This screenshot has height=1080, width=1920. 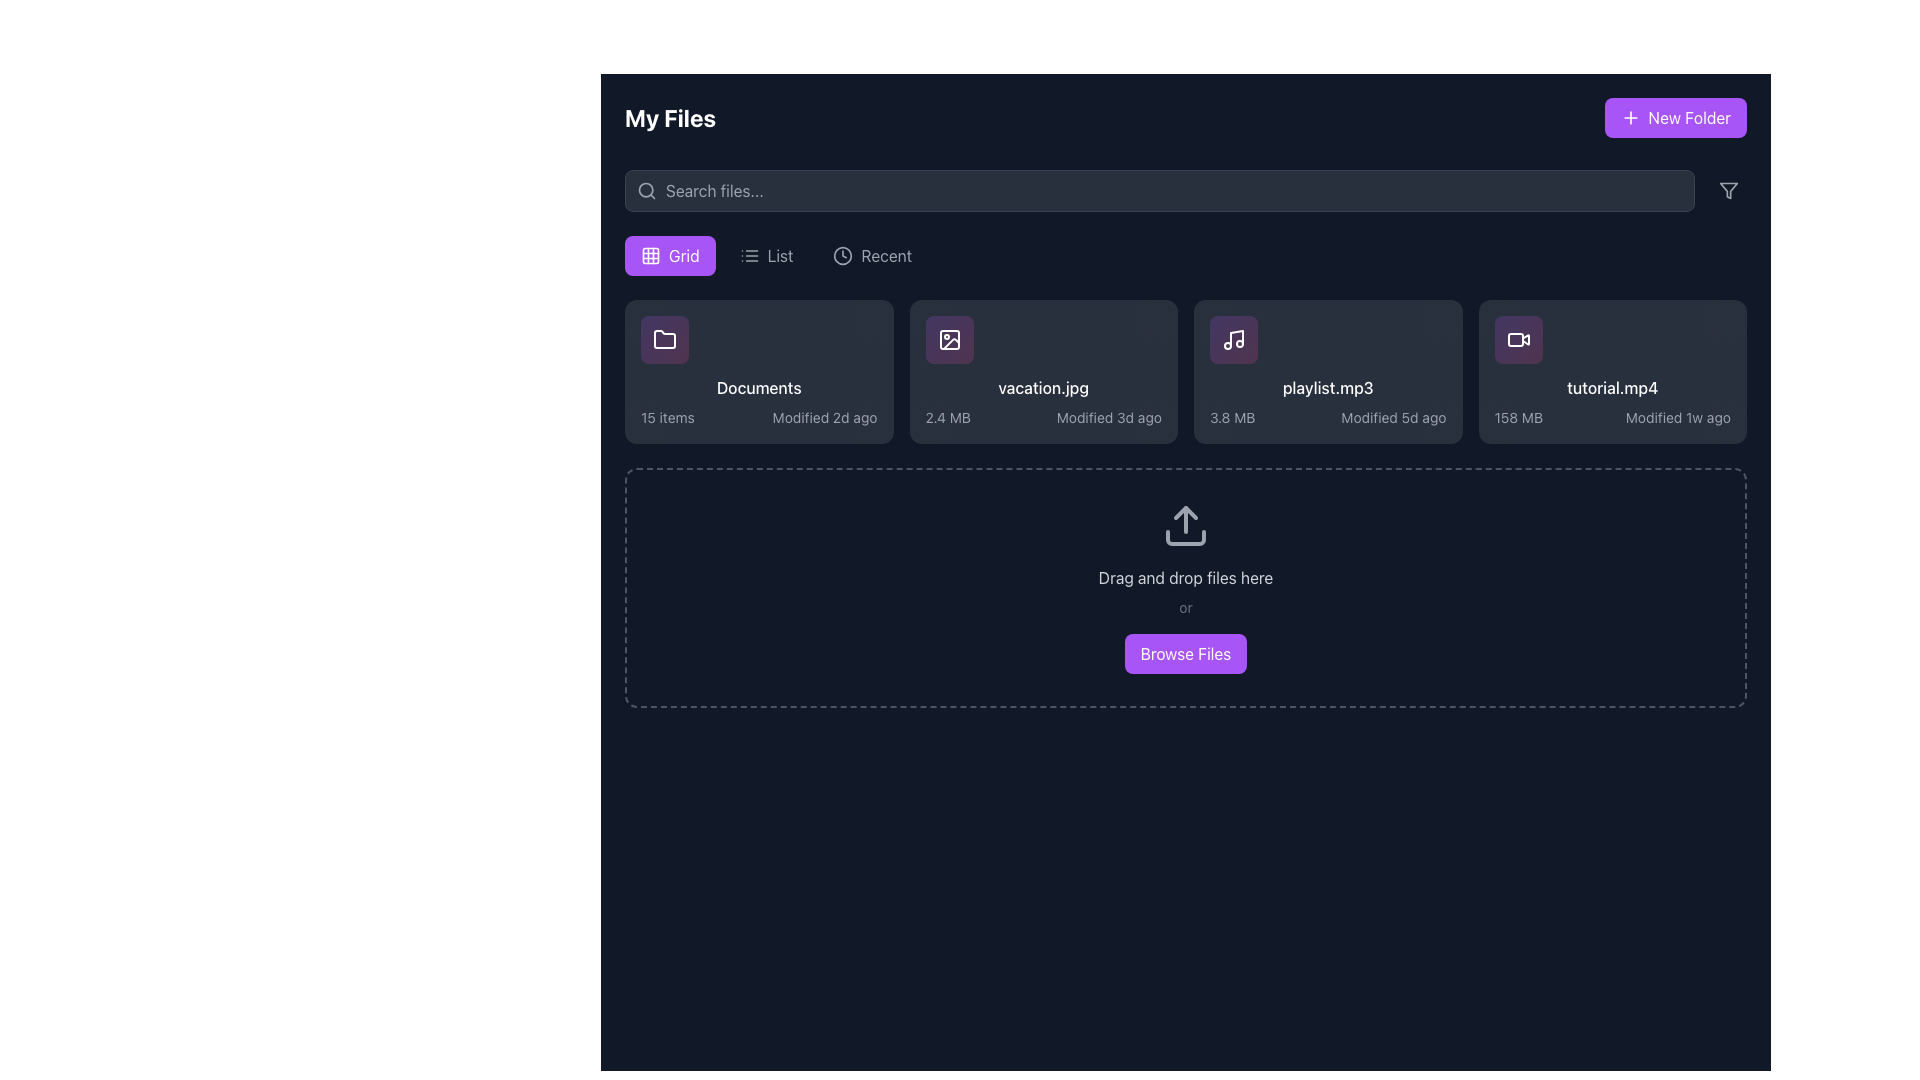 I want to click on the button located at the top-right corner of the 'playlist.mp3' file card, so click(x=1435, y=338).